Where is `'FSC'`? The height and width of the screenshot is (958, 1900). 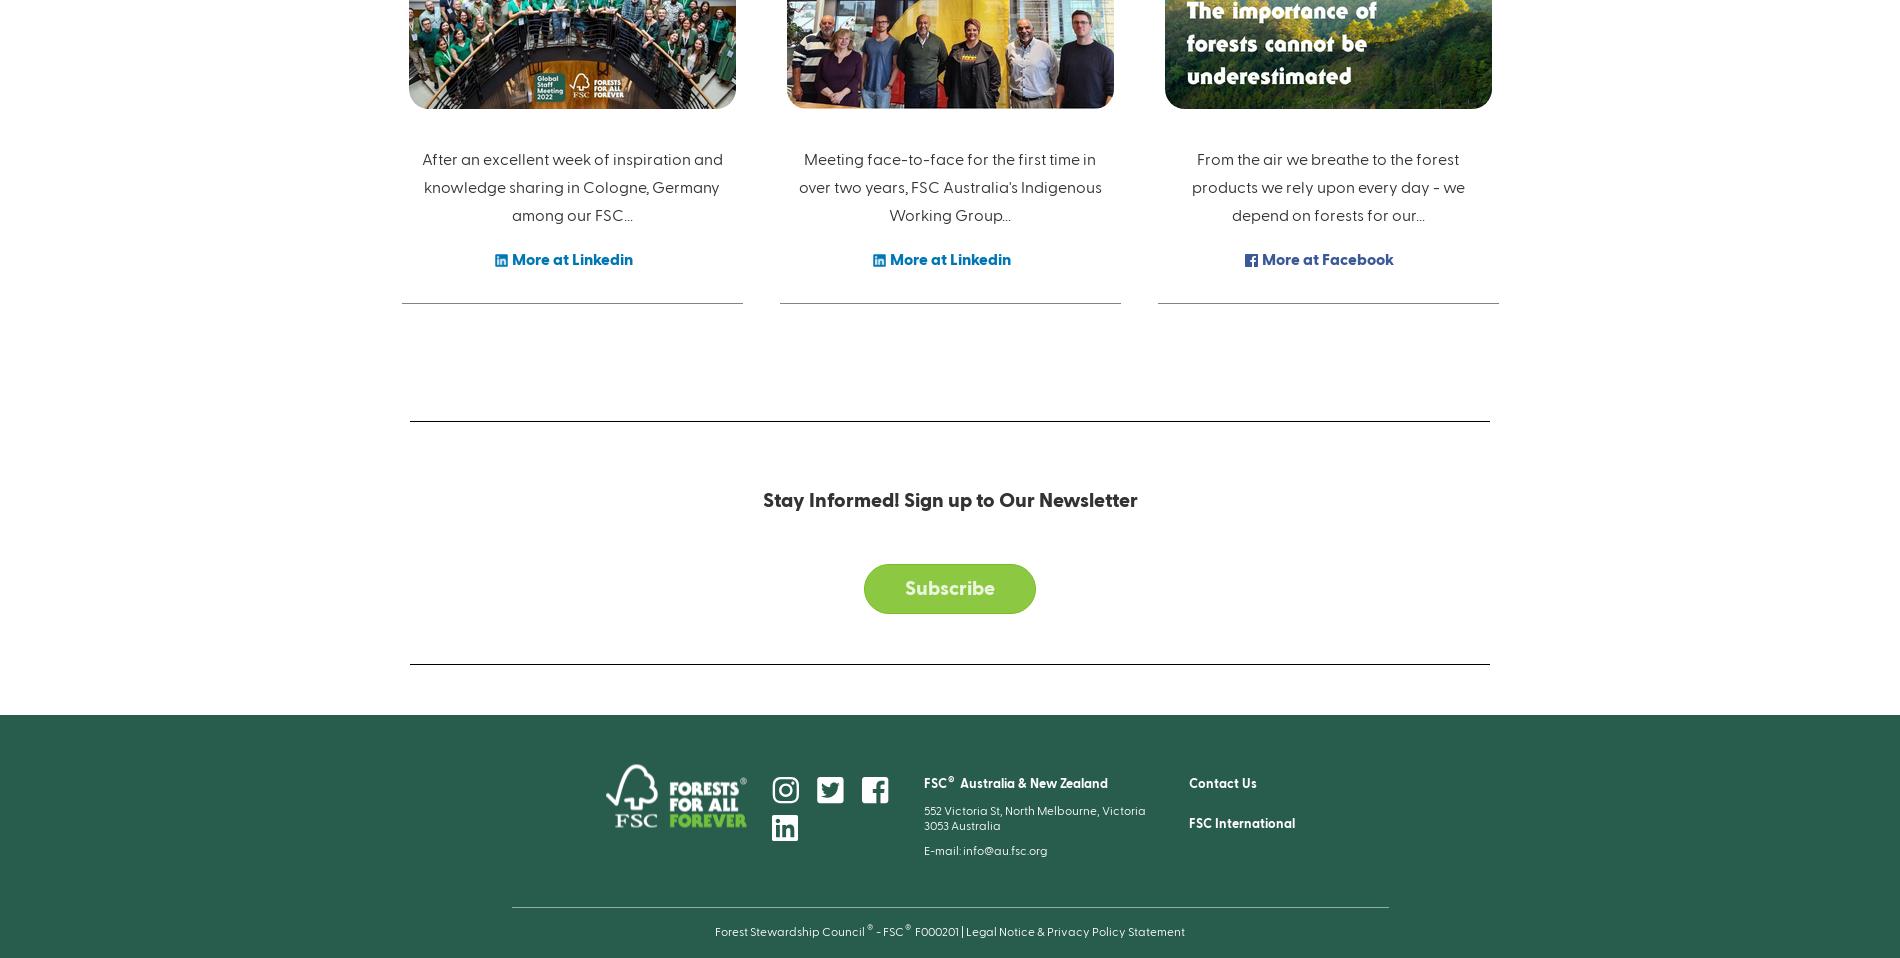 'FSC' is located at coordinates (934, 782).